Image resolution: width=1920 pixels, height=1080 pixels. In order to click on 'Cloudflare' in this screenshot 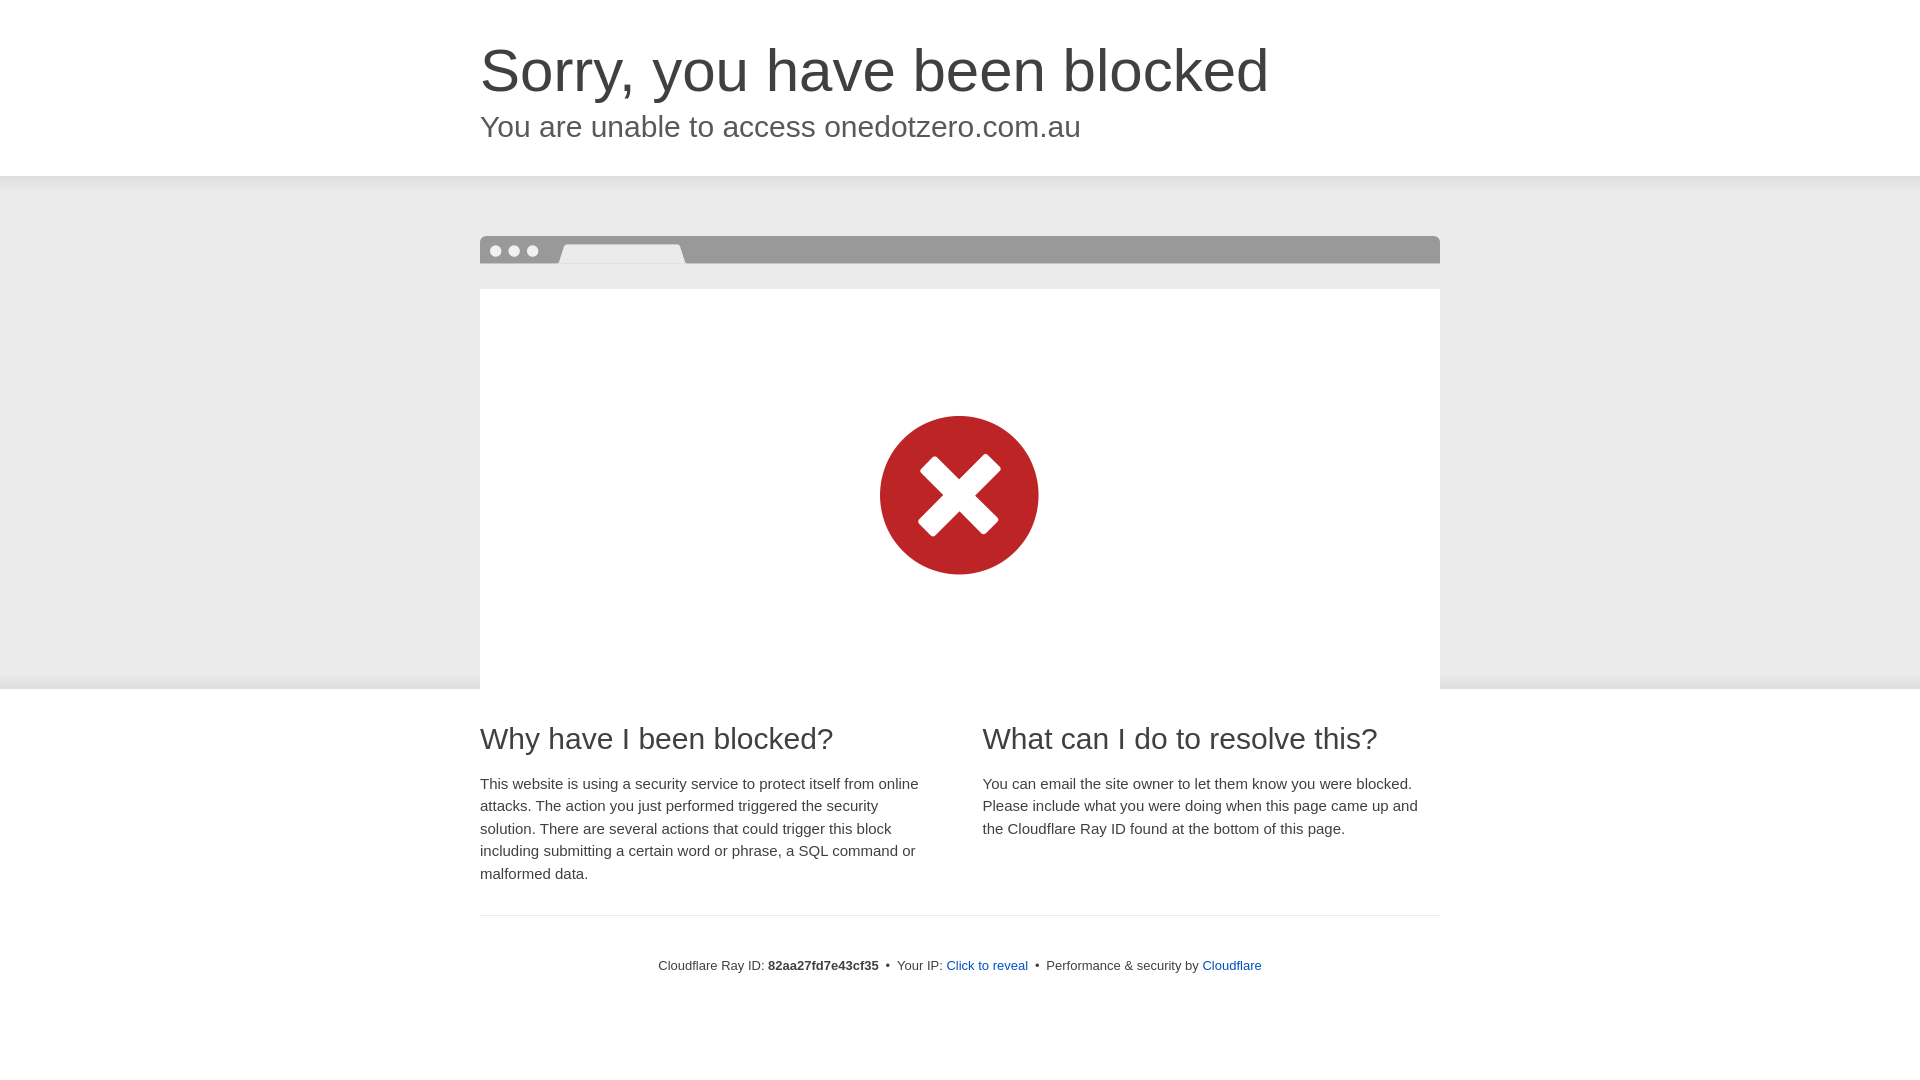, I will do `click(1230, 964)`.